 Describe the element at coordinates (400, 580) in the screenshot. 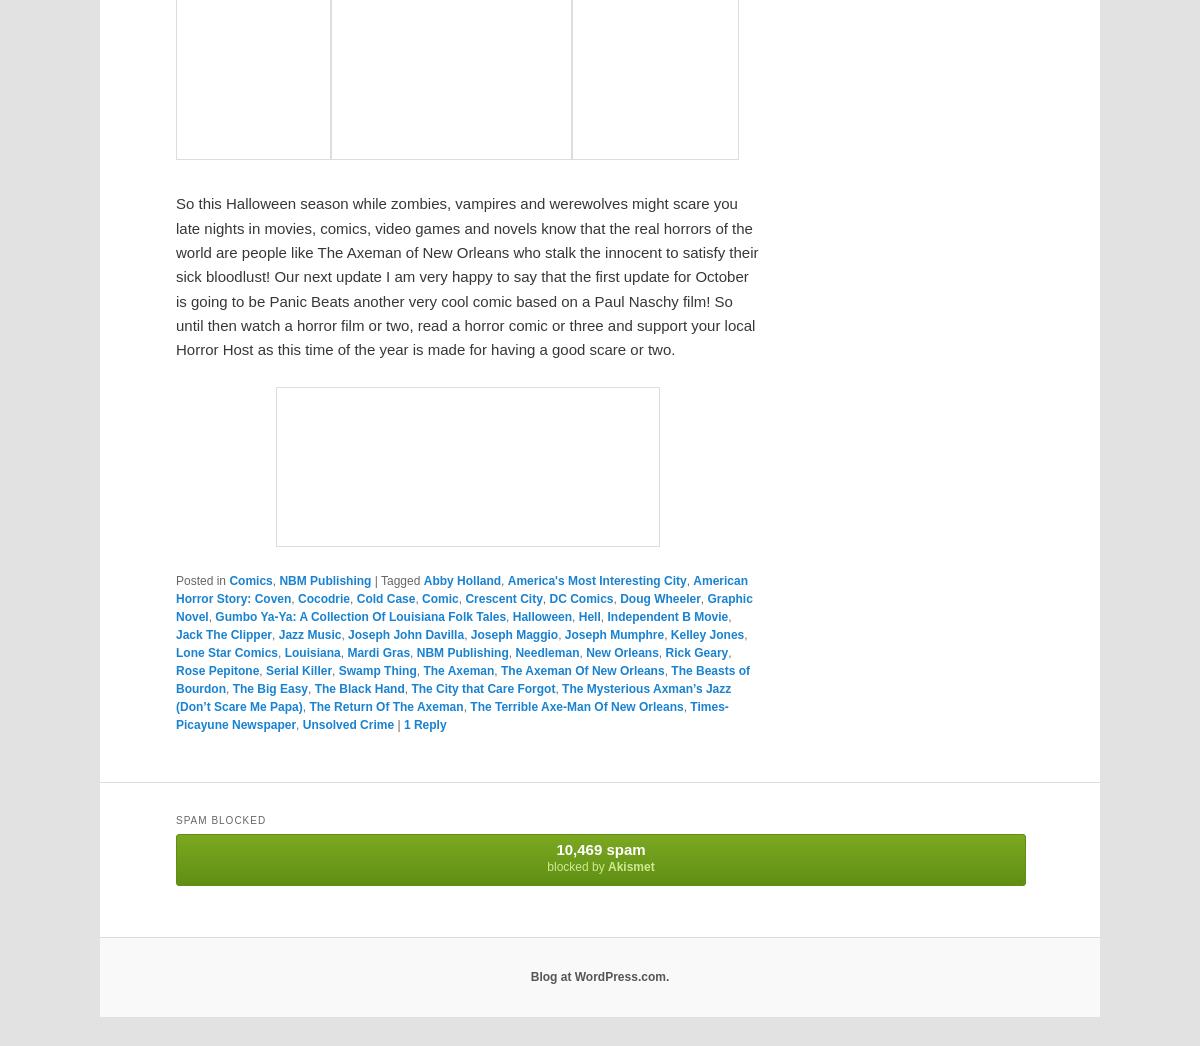

I see `'Tagged'` at that location.